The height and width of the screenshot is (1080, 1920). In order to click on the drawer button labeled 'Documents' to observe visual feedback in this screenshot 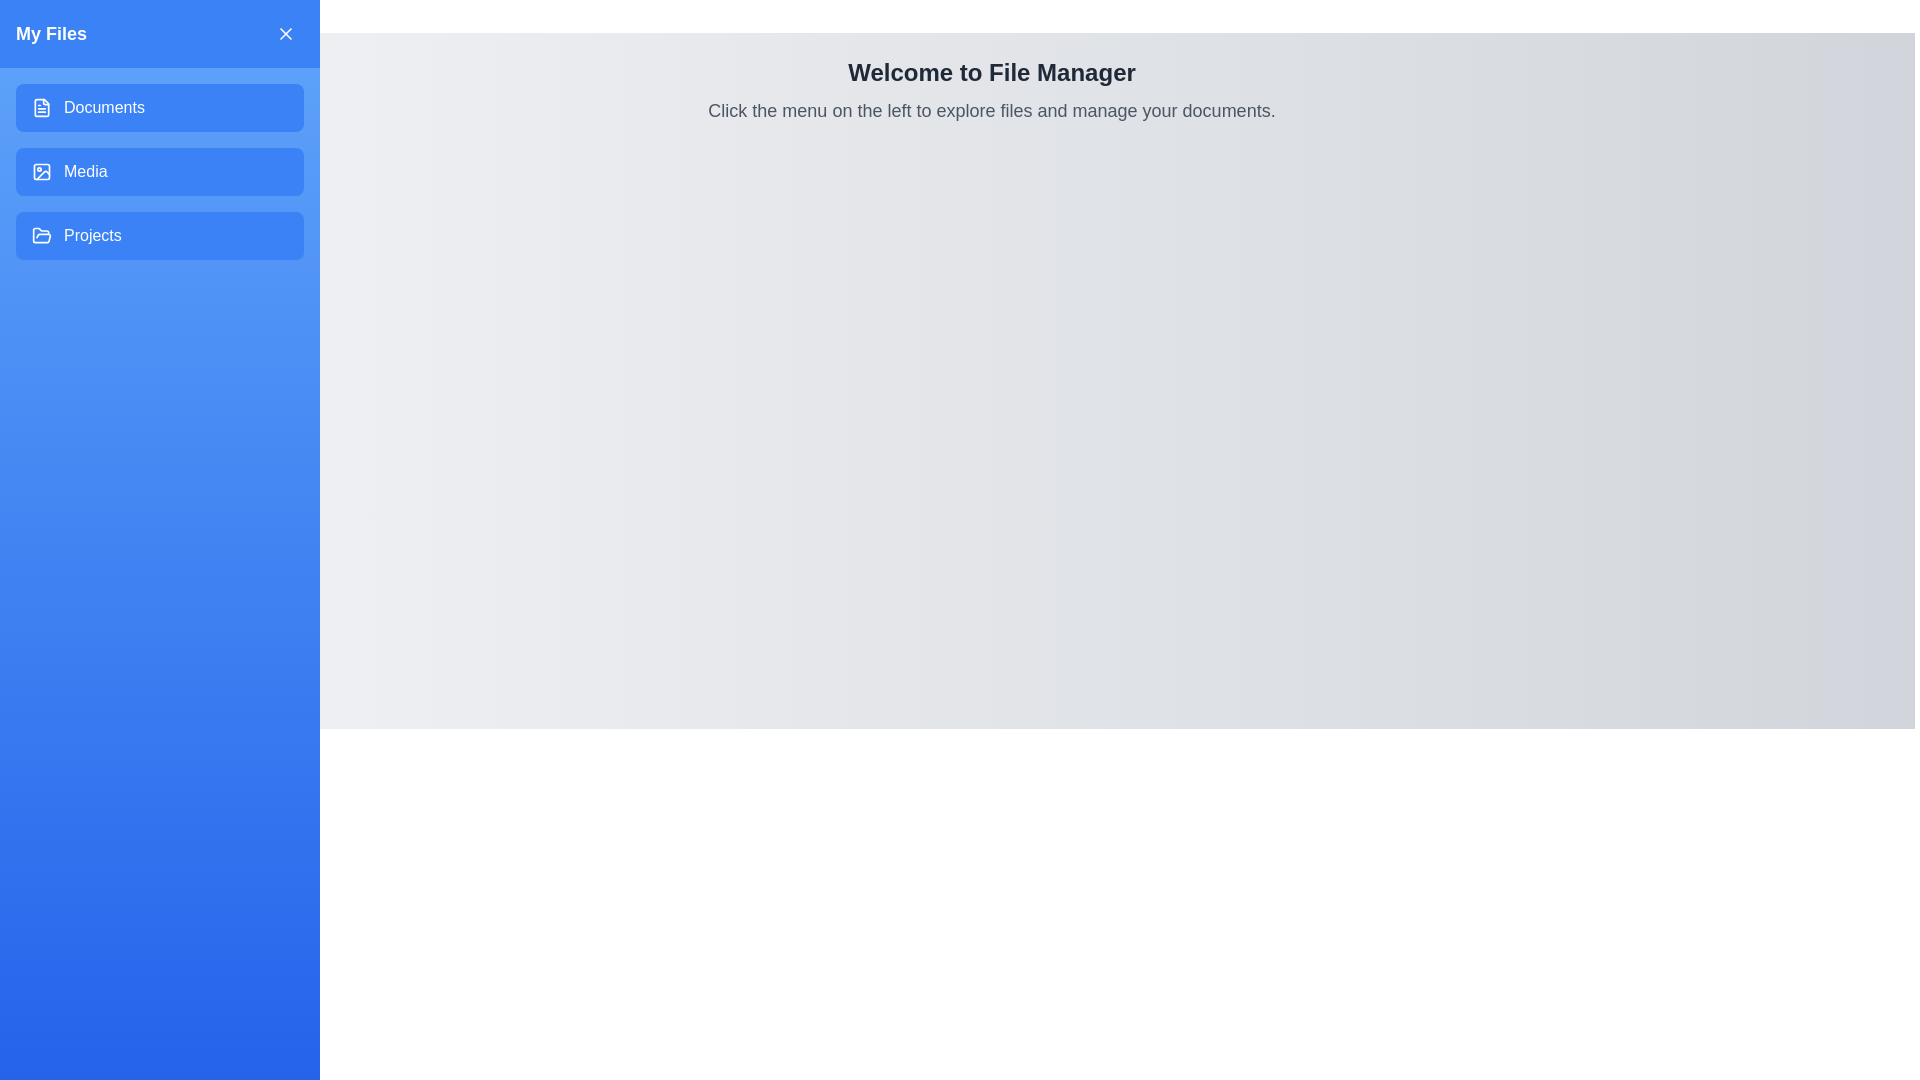, I will do `click(158, 108)`.